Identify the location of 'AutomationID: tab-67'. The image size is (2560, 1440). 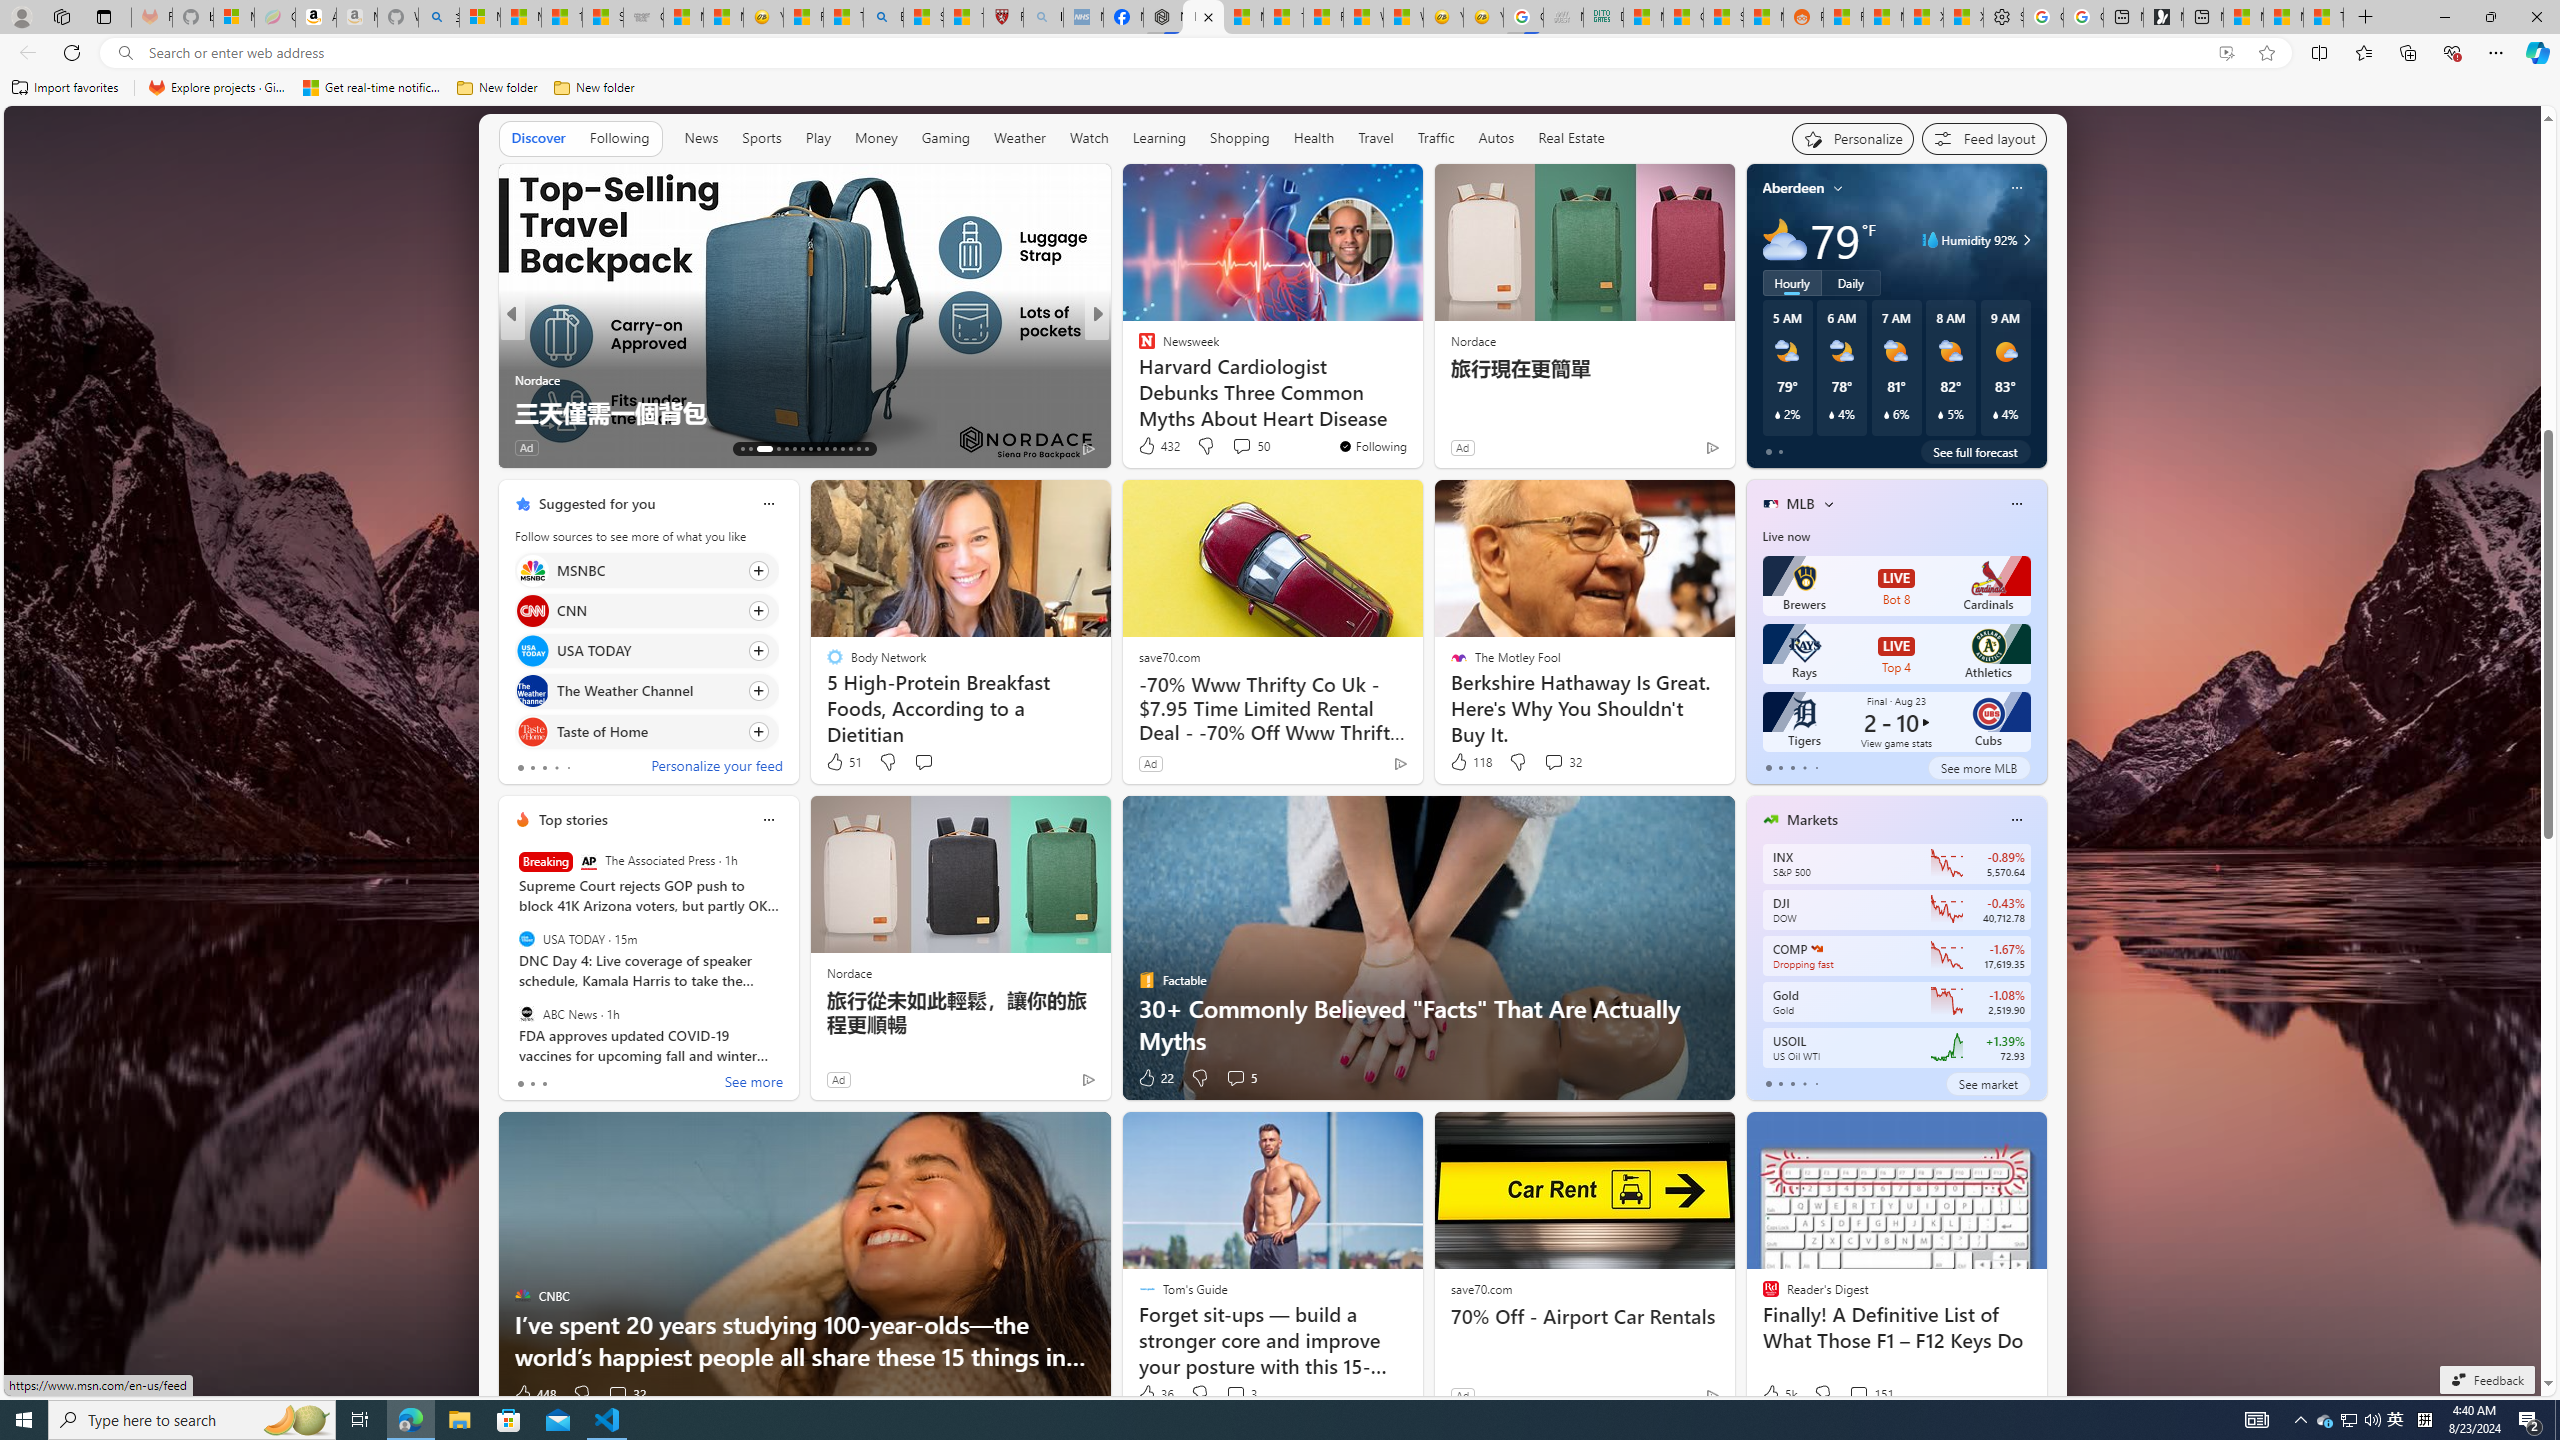
(750, 448).